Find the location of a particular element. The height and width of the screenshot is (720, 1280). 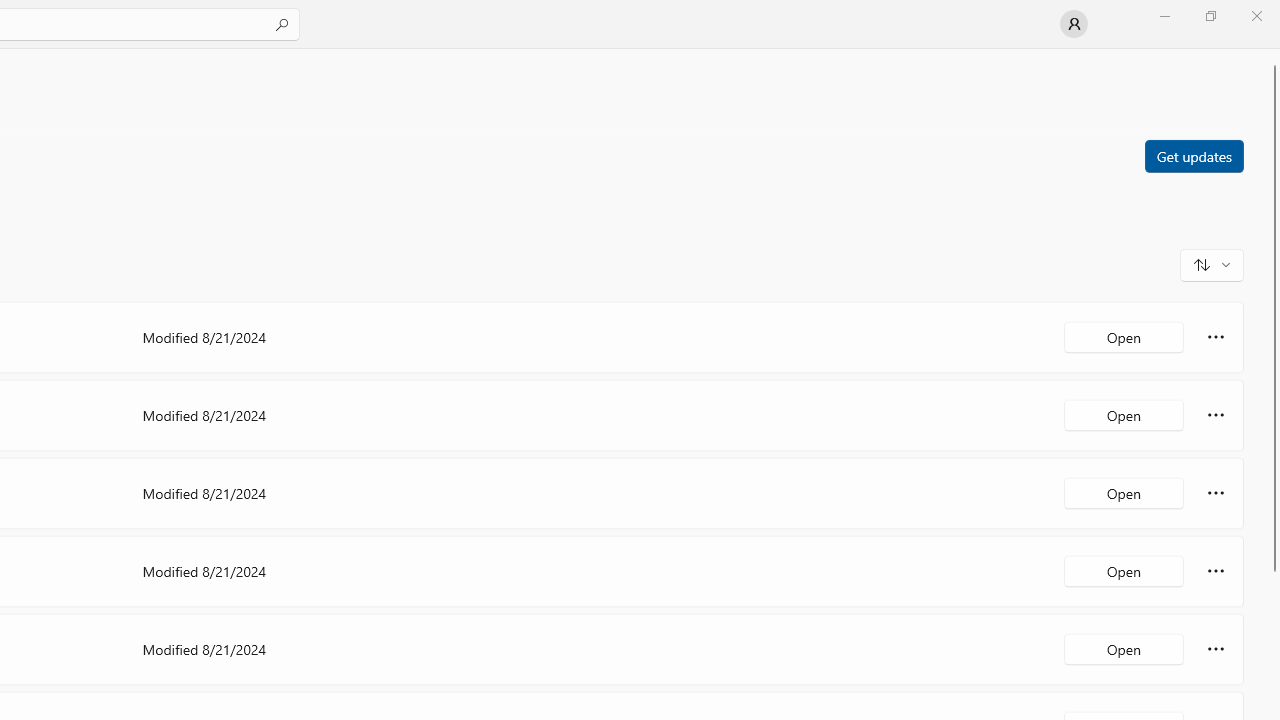

'Restore Microsoft Store' is located at coordinates (1209, 15).